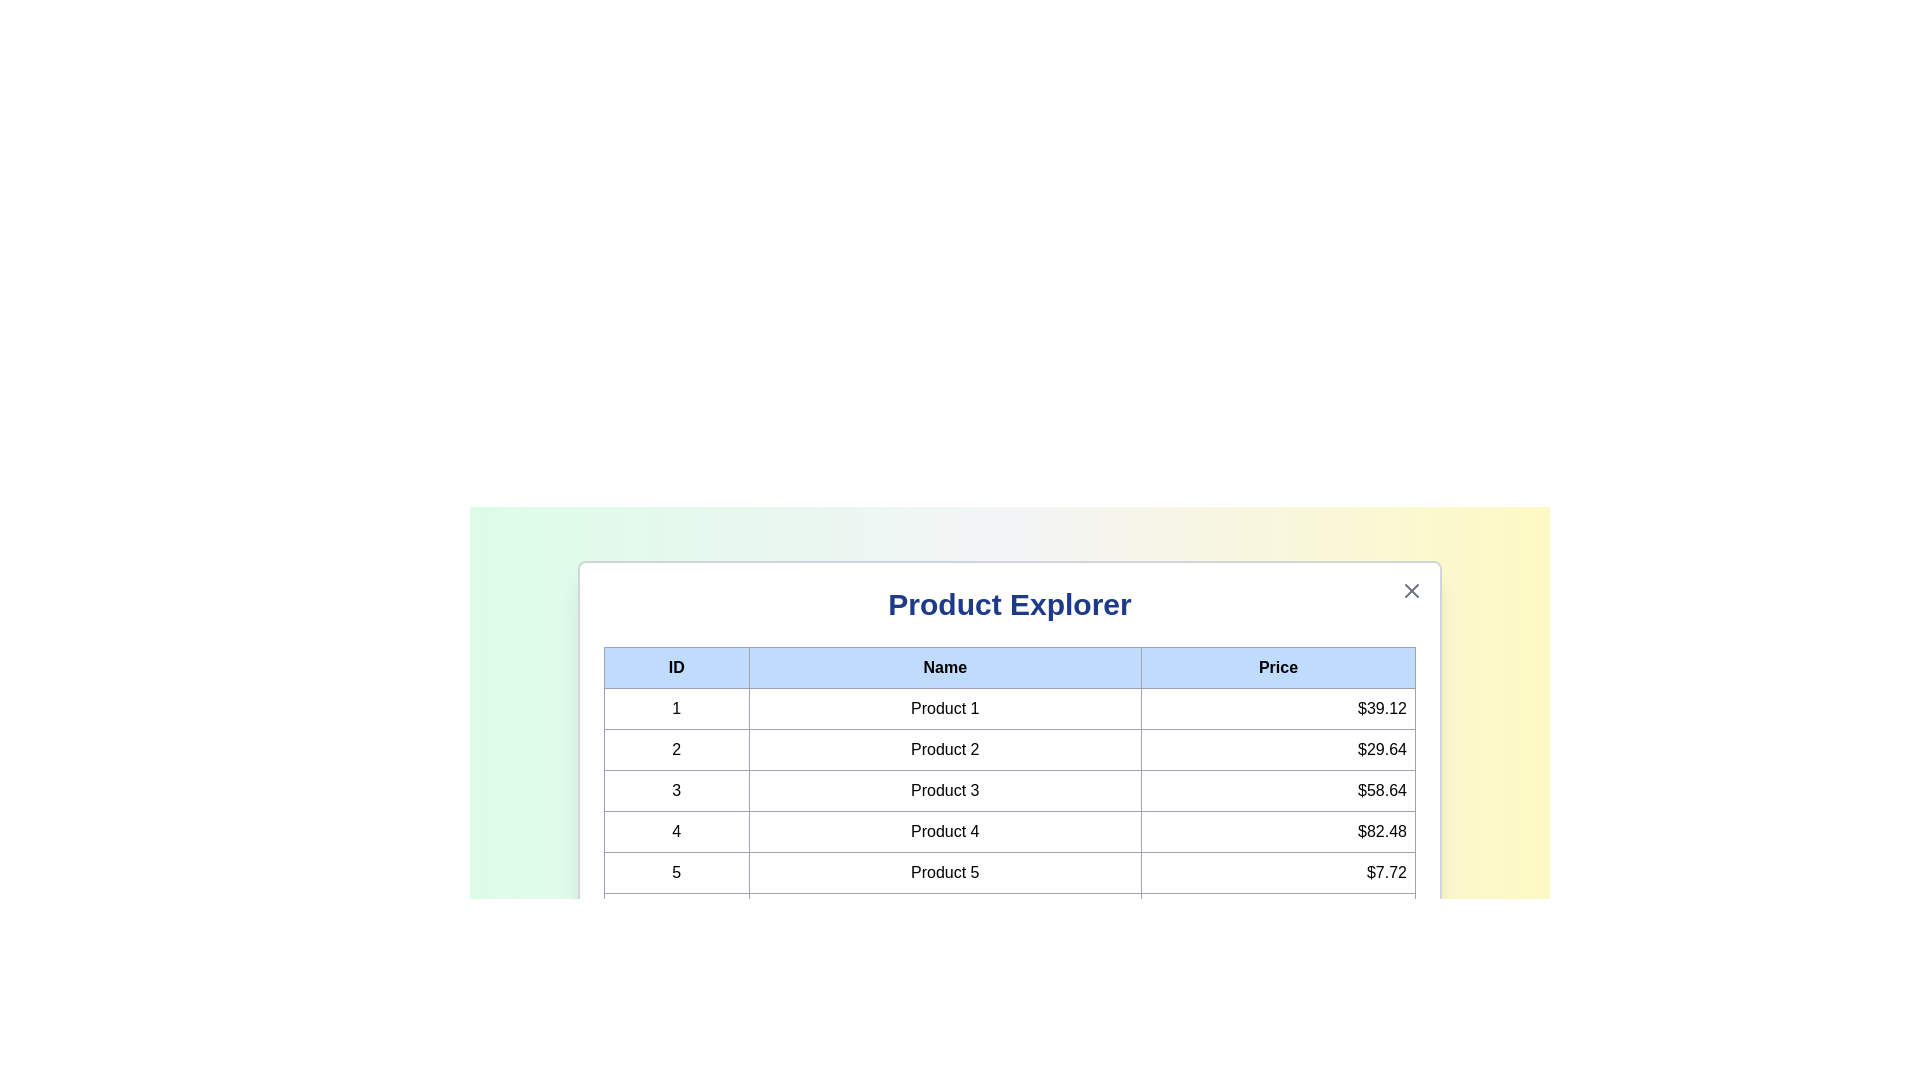 The height and width of the screenshot is (1080, 1920). I want to click on the column header Name to sort the table by that column, so click(944, 667).